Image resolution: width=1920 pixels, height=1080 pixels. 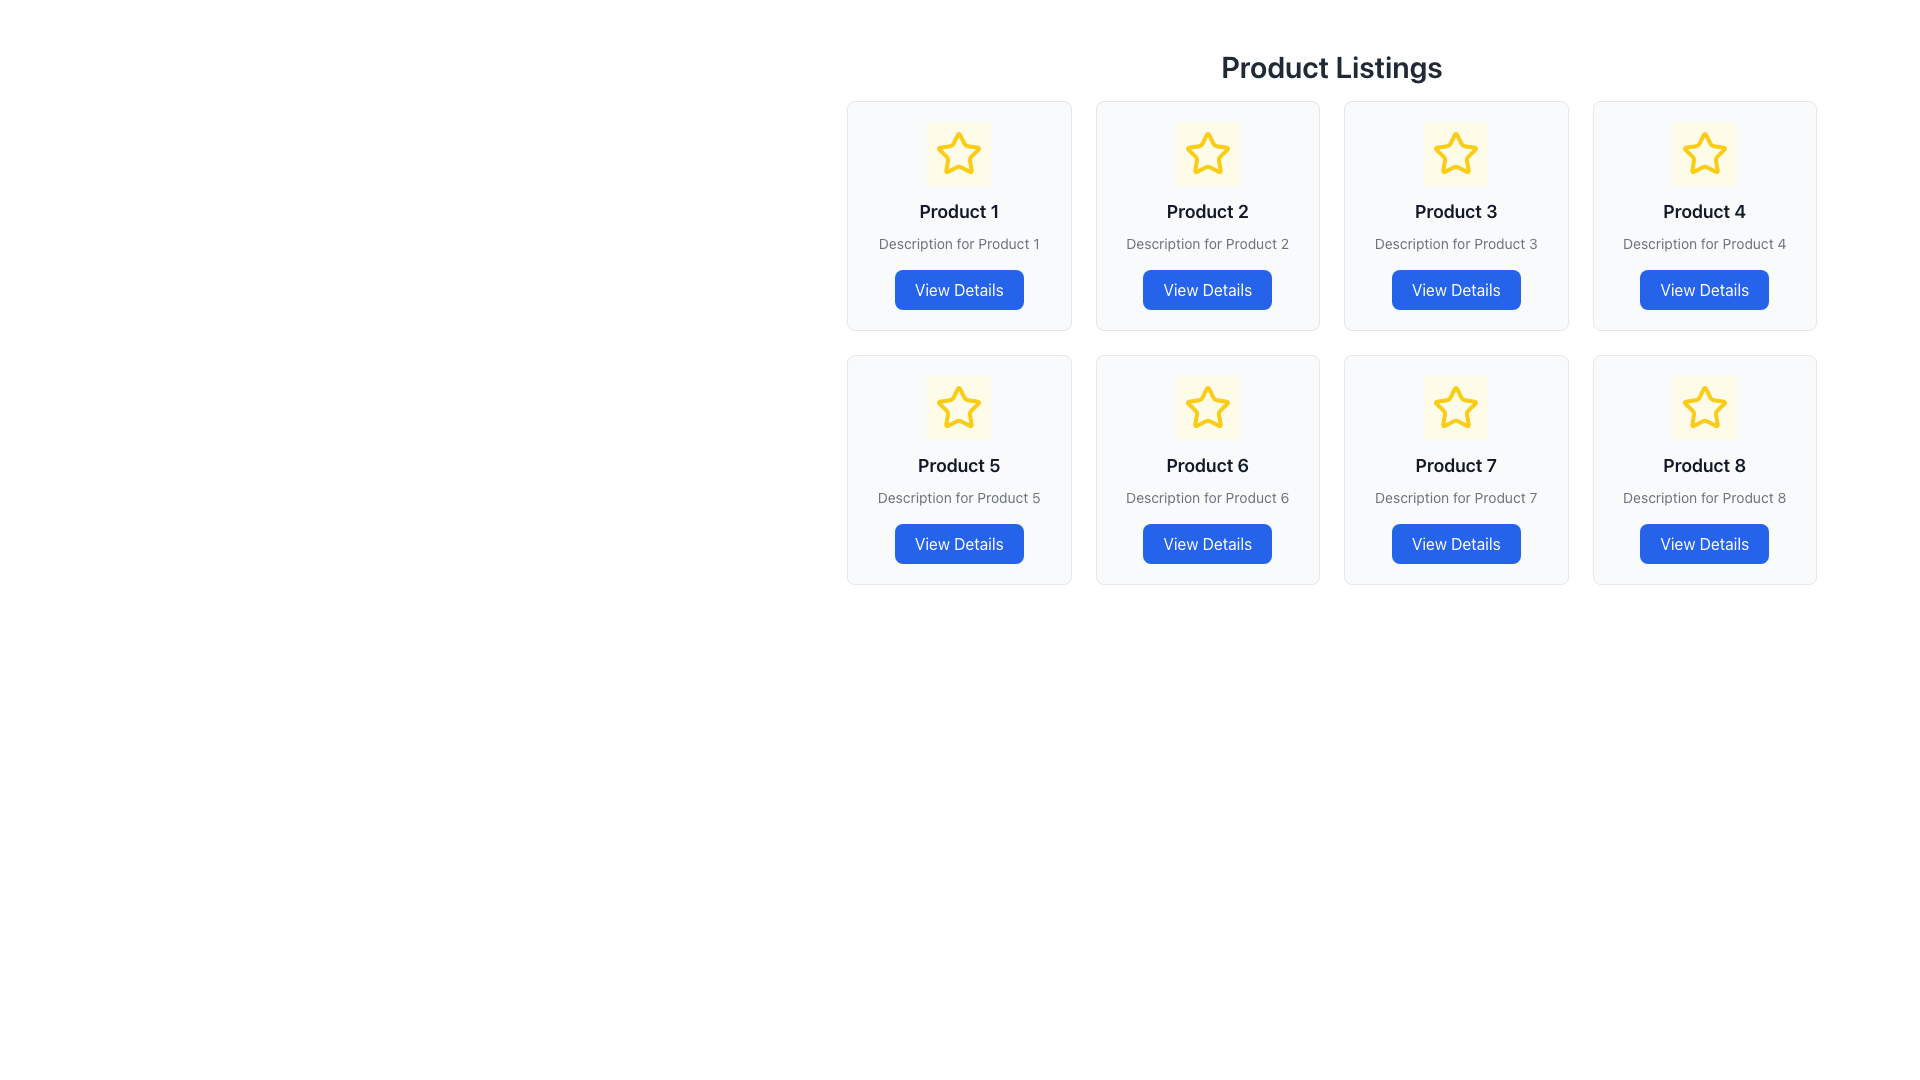 I want to click on the descriptive text block for 'Product 7', which is positioned below the title and above the 'View Details' button, so click(x=1456, y=496).